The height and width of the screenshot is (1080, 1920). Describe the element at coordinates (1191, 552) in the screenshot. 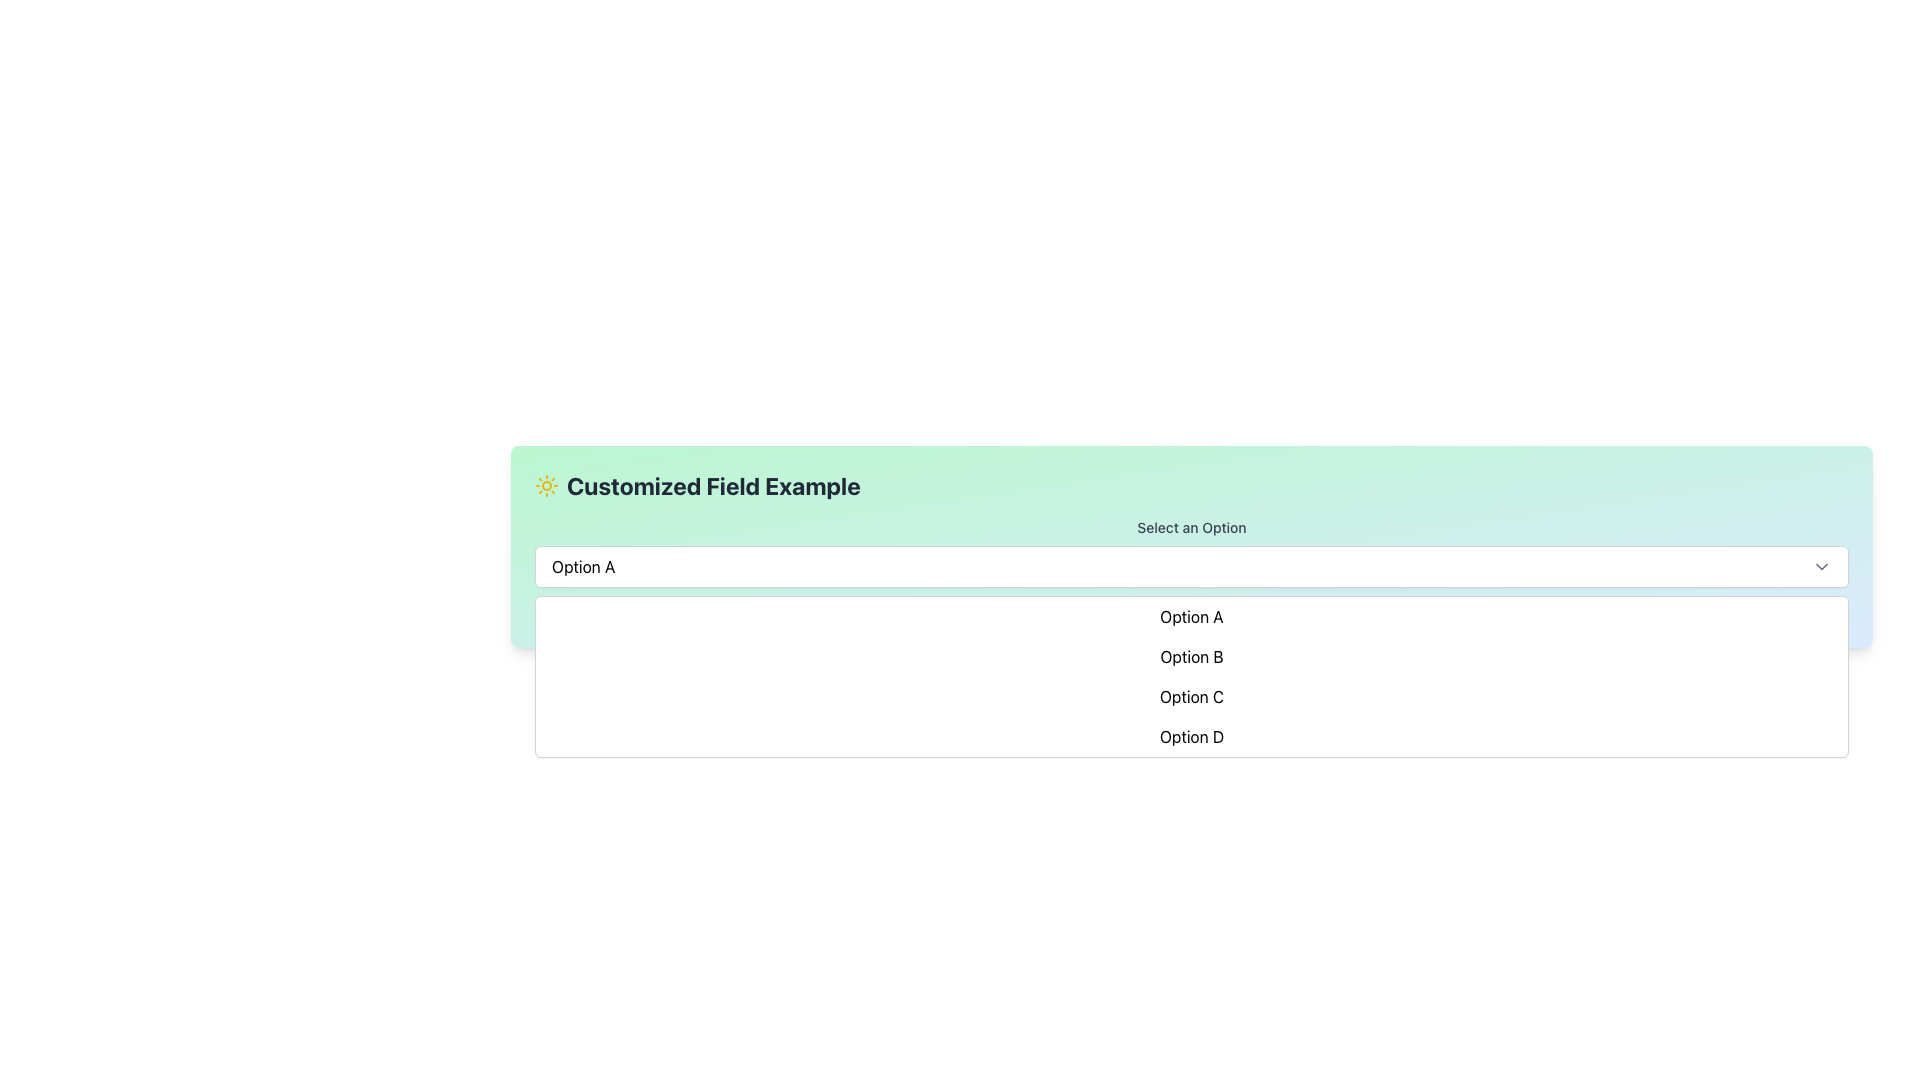

I see `the dropdown menu labeled 'Customized Field Example'` at that location.